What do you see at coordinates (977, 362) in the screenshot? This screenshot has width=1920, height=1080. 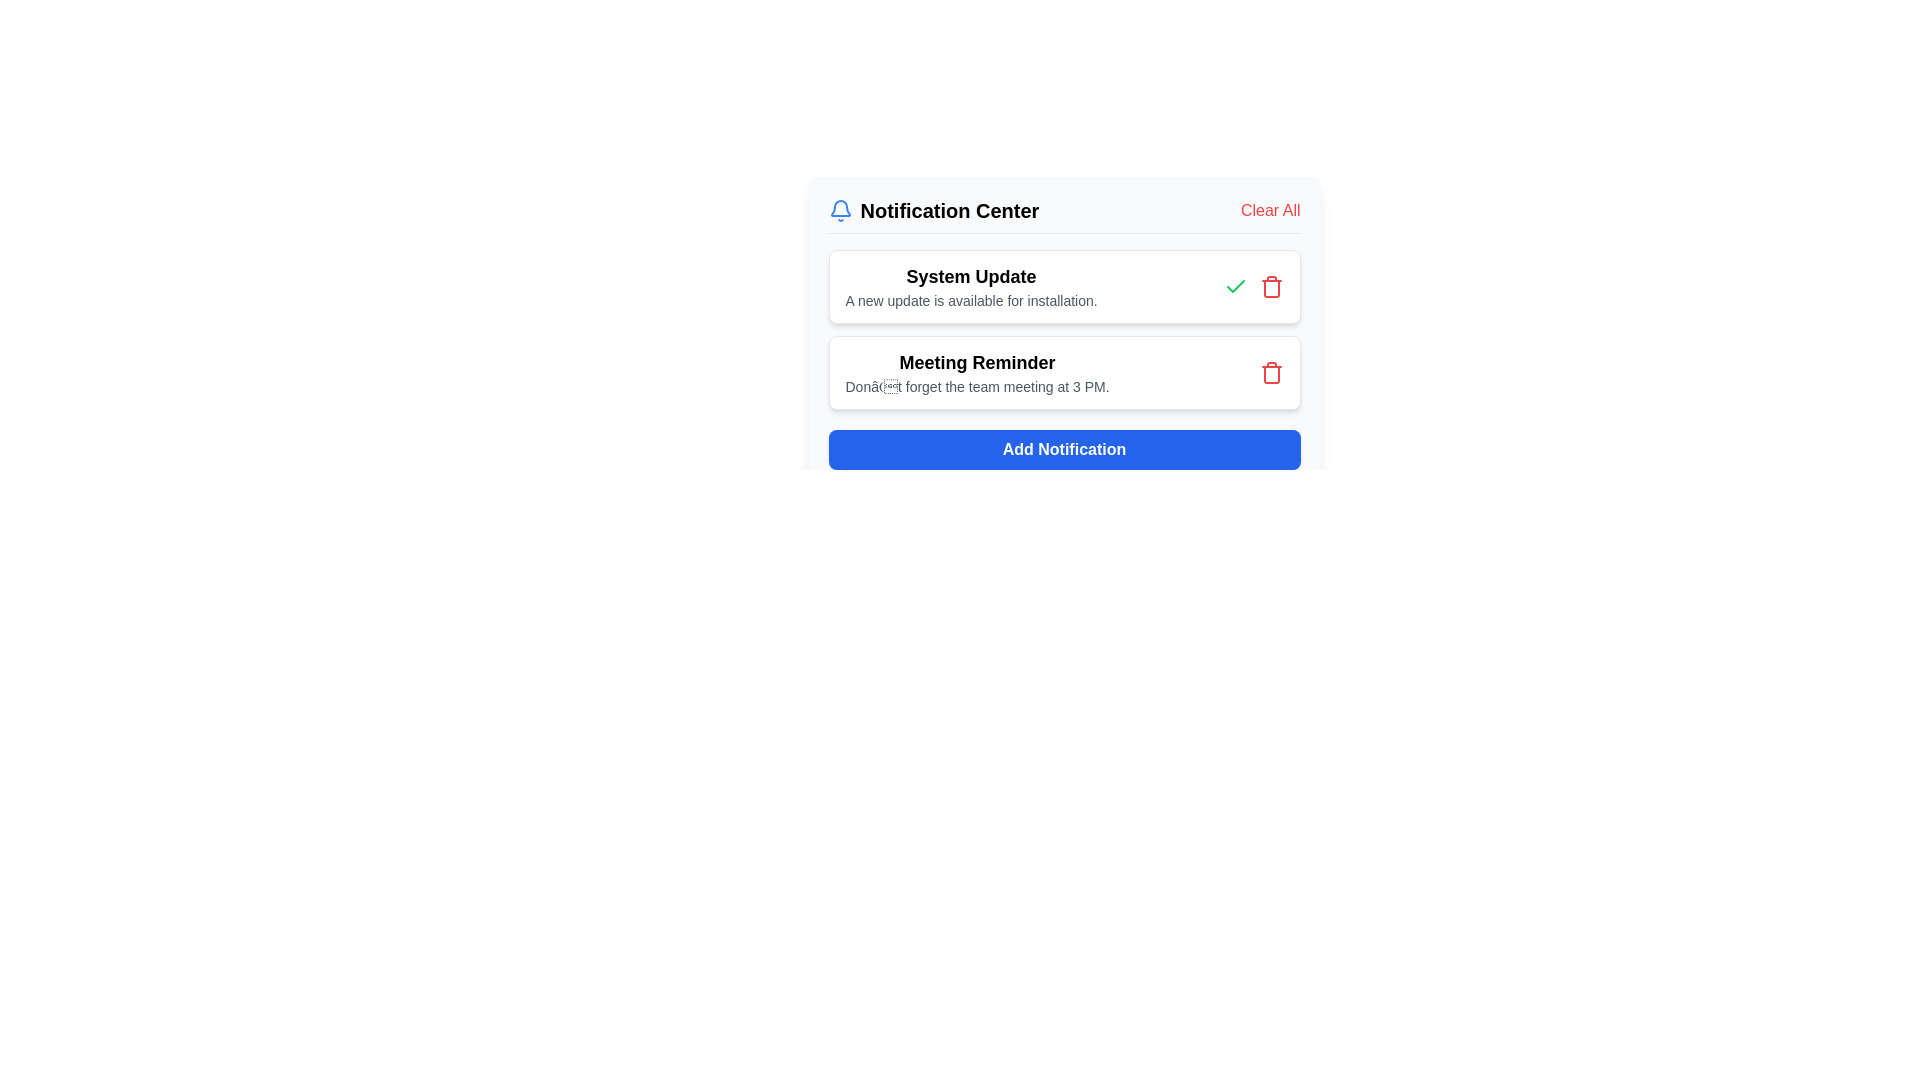 I see `the Heading or text label in the second notification card of the Notification Center, which summarizes the notification content` at bounding box center [977, 362].